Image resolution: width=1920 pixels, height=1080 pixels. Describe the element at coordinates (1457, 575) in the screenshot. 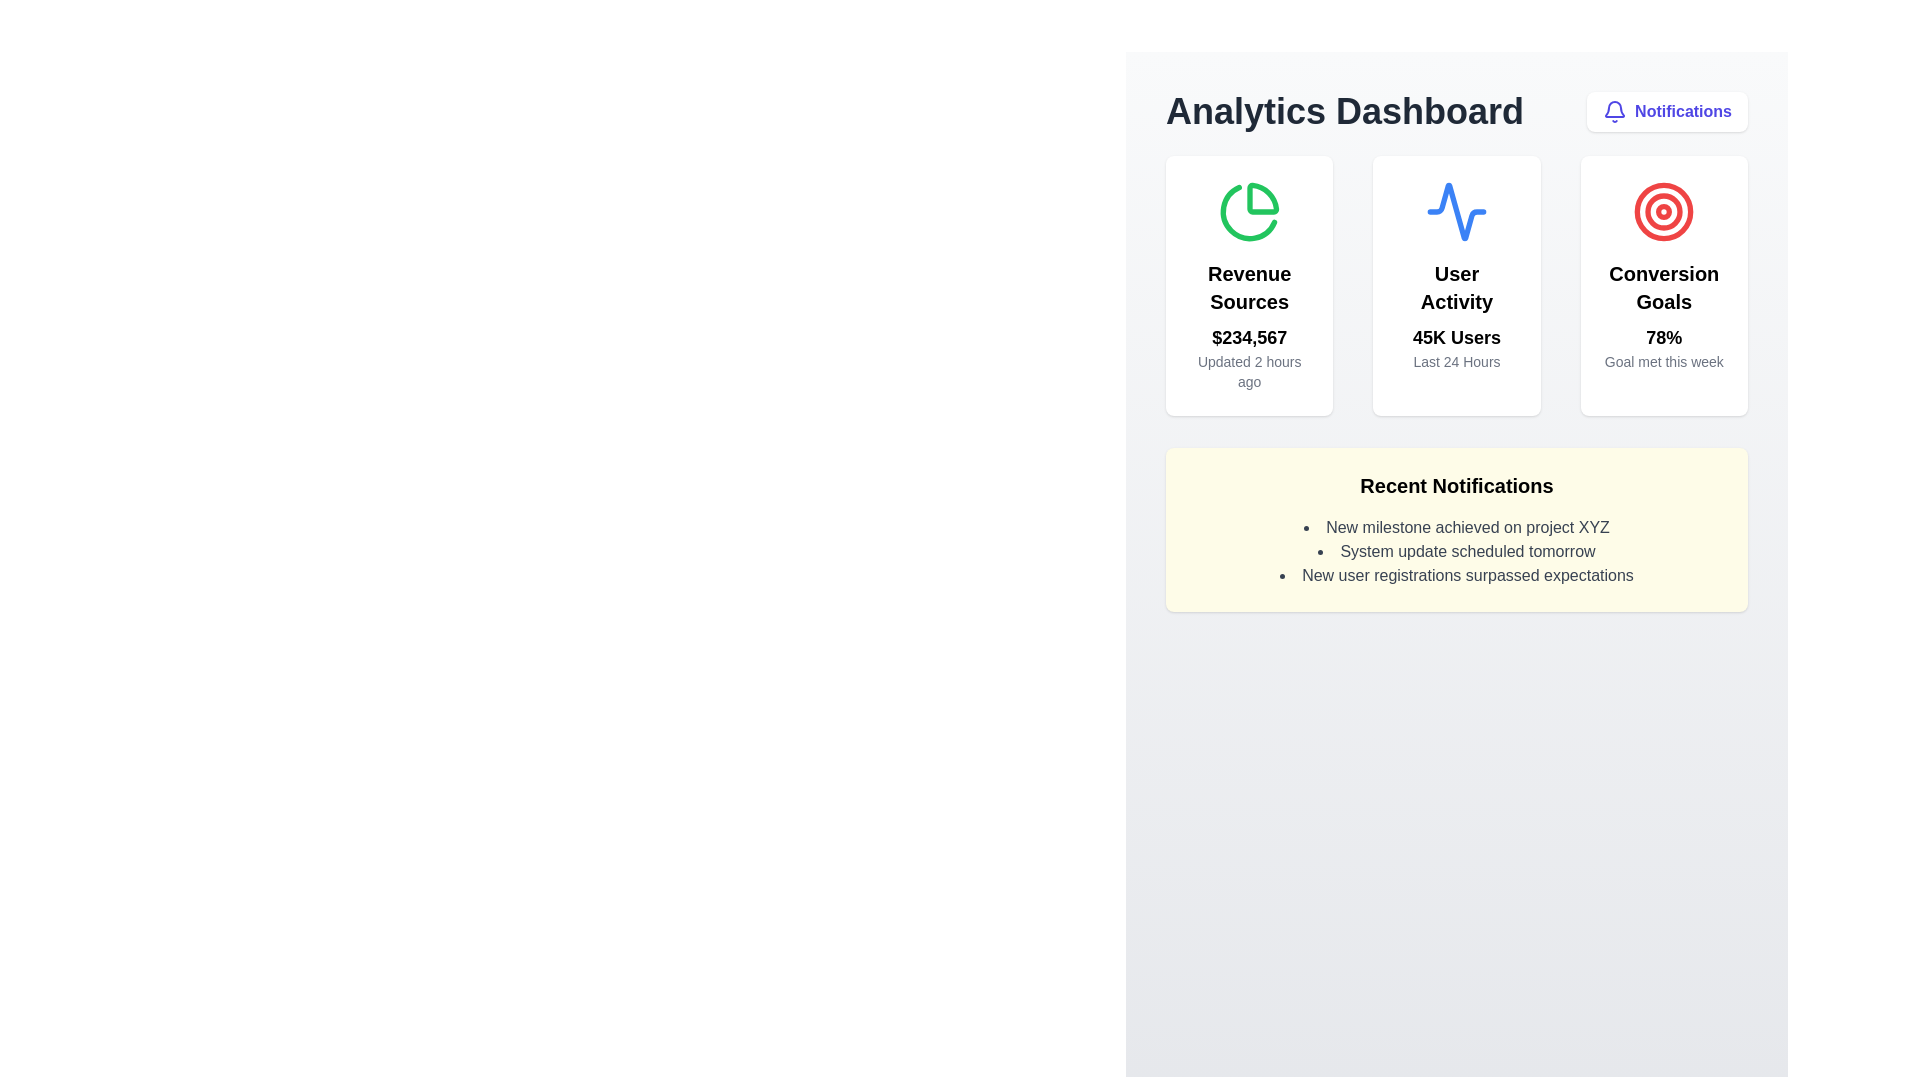

I see `the third text label in the 'Recent Notifications' list that communicates user registrations exceeding expectations, located below 'System update scheduled tomorrow.'` at that location.